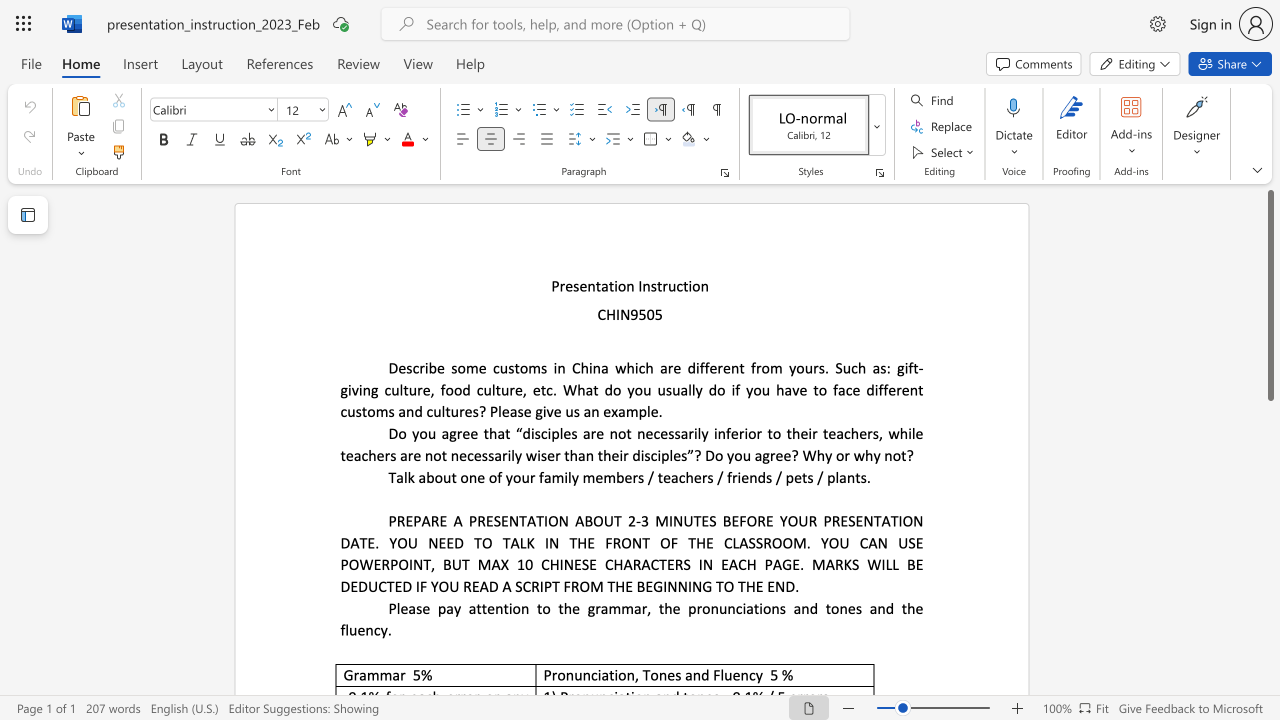  What do you see at coordinates (1269, 598) in the screenshot?
I see `the scrollbar to slide the page down` at bounding box center [1269, 598].